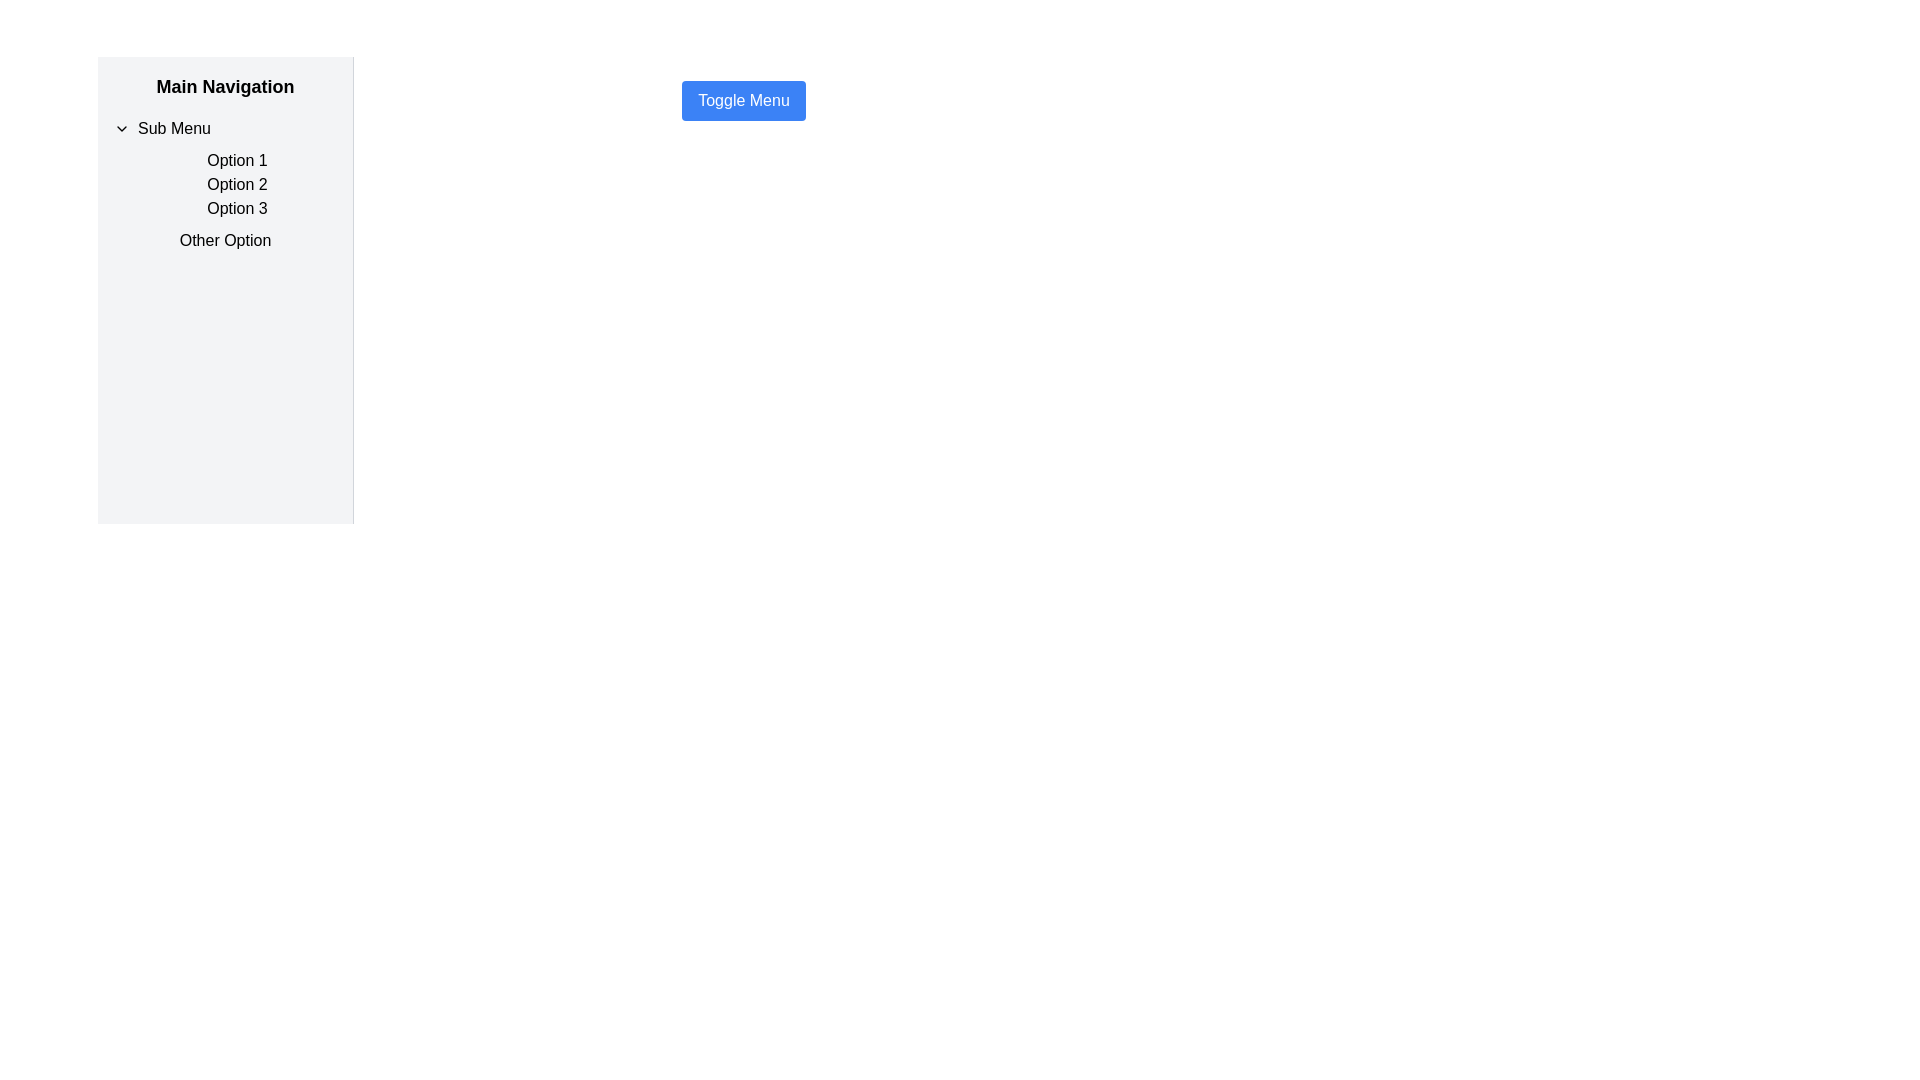  What do you see at coordinates (225, 128) in the screenshot?
I see `the first button in the 'Sub Menu' section` at bounding box center [225, 128].